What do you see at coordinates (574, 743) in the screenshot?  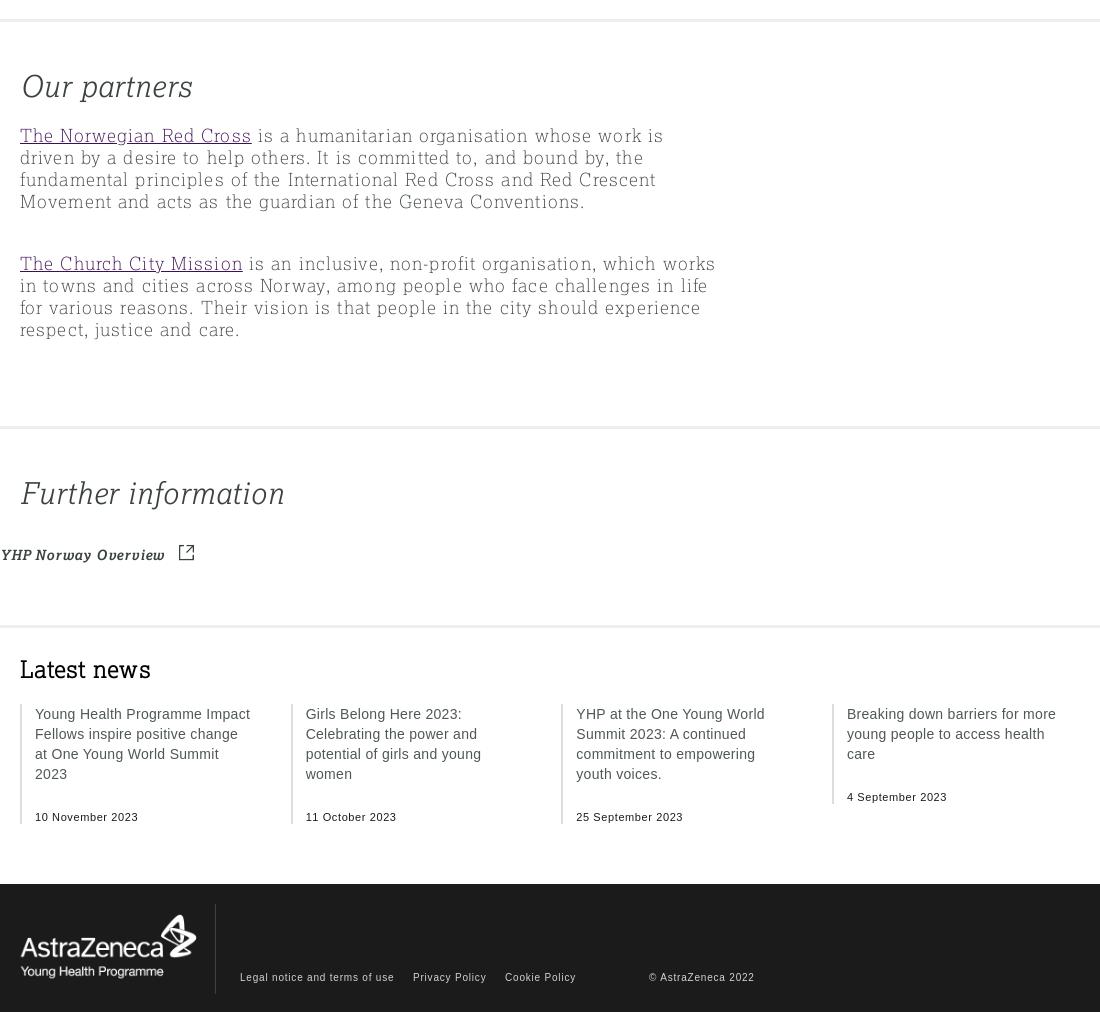 I see `'YHP at the One Young World Summit 2023: A continued commitment to empowering youth voices.'` at bounding box center [574, 743].